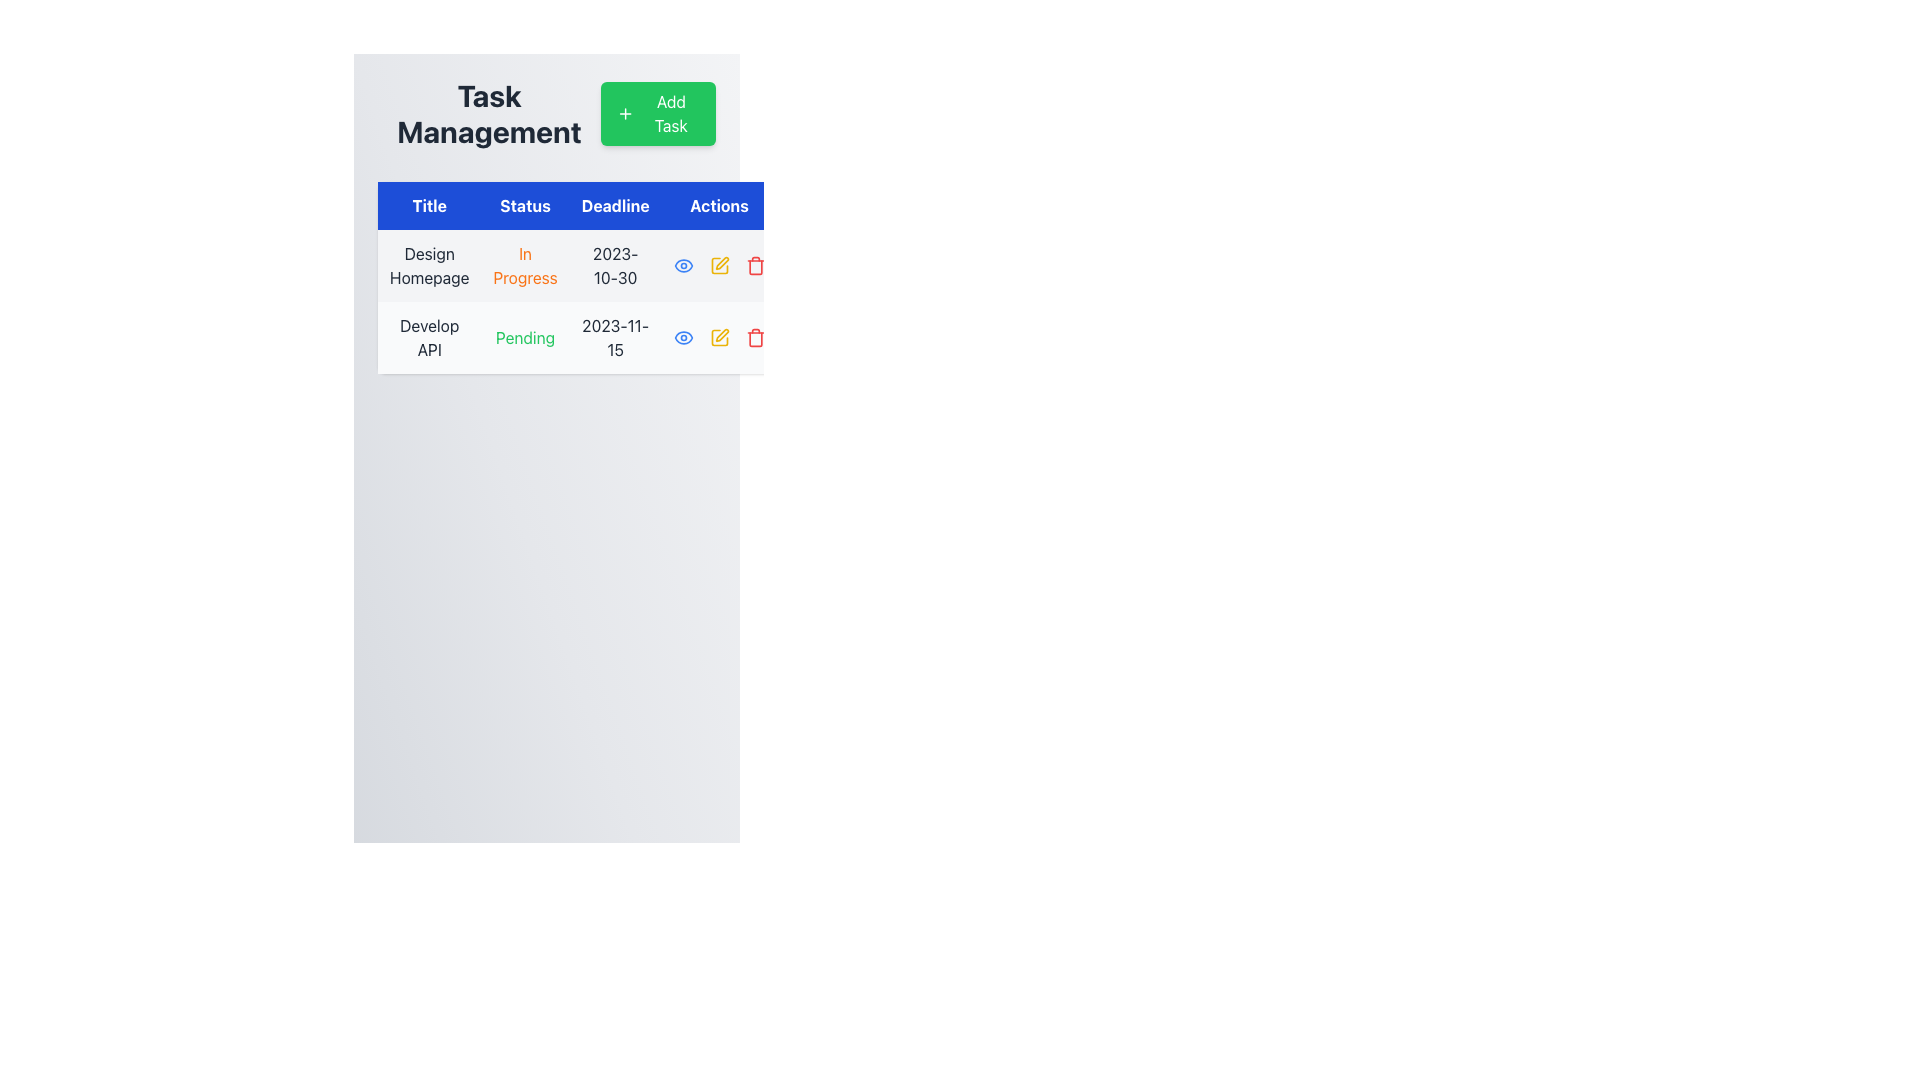 This screenshot has width=1920, height=1080. I want to click on the 'Actions' text label, which is a rectangular blue box with white text, positioned as the last header in a row of headers including 'Title', 'Status', and 'Deadline', so click(719, 205).